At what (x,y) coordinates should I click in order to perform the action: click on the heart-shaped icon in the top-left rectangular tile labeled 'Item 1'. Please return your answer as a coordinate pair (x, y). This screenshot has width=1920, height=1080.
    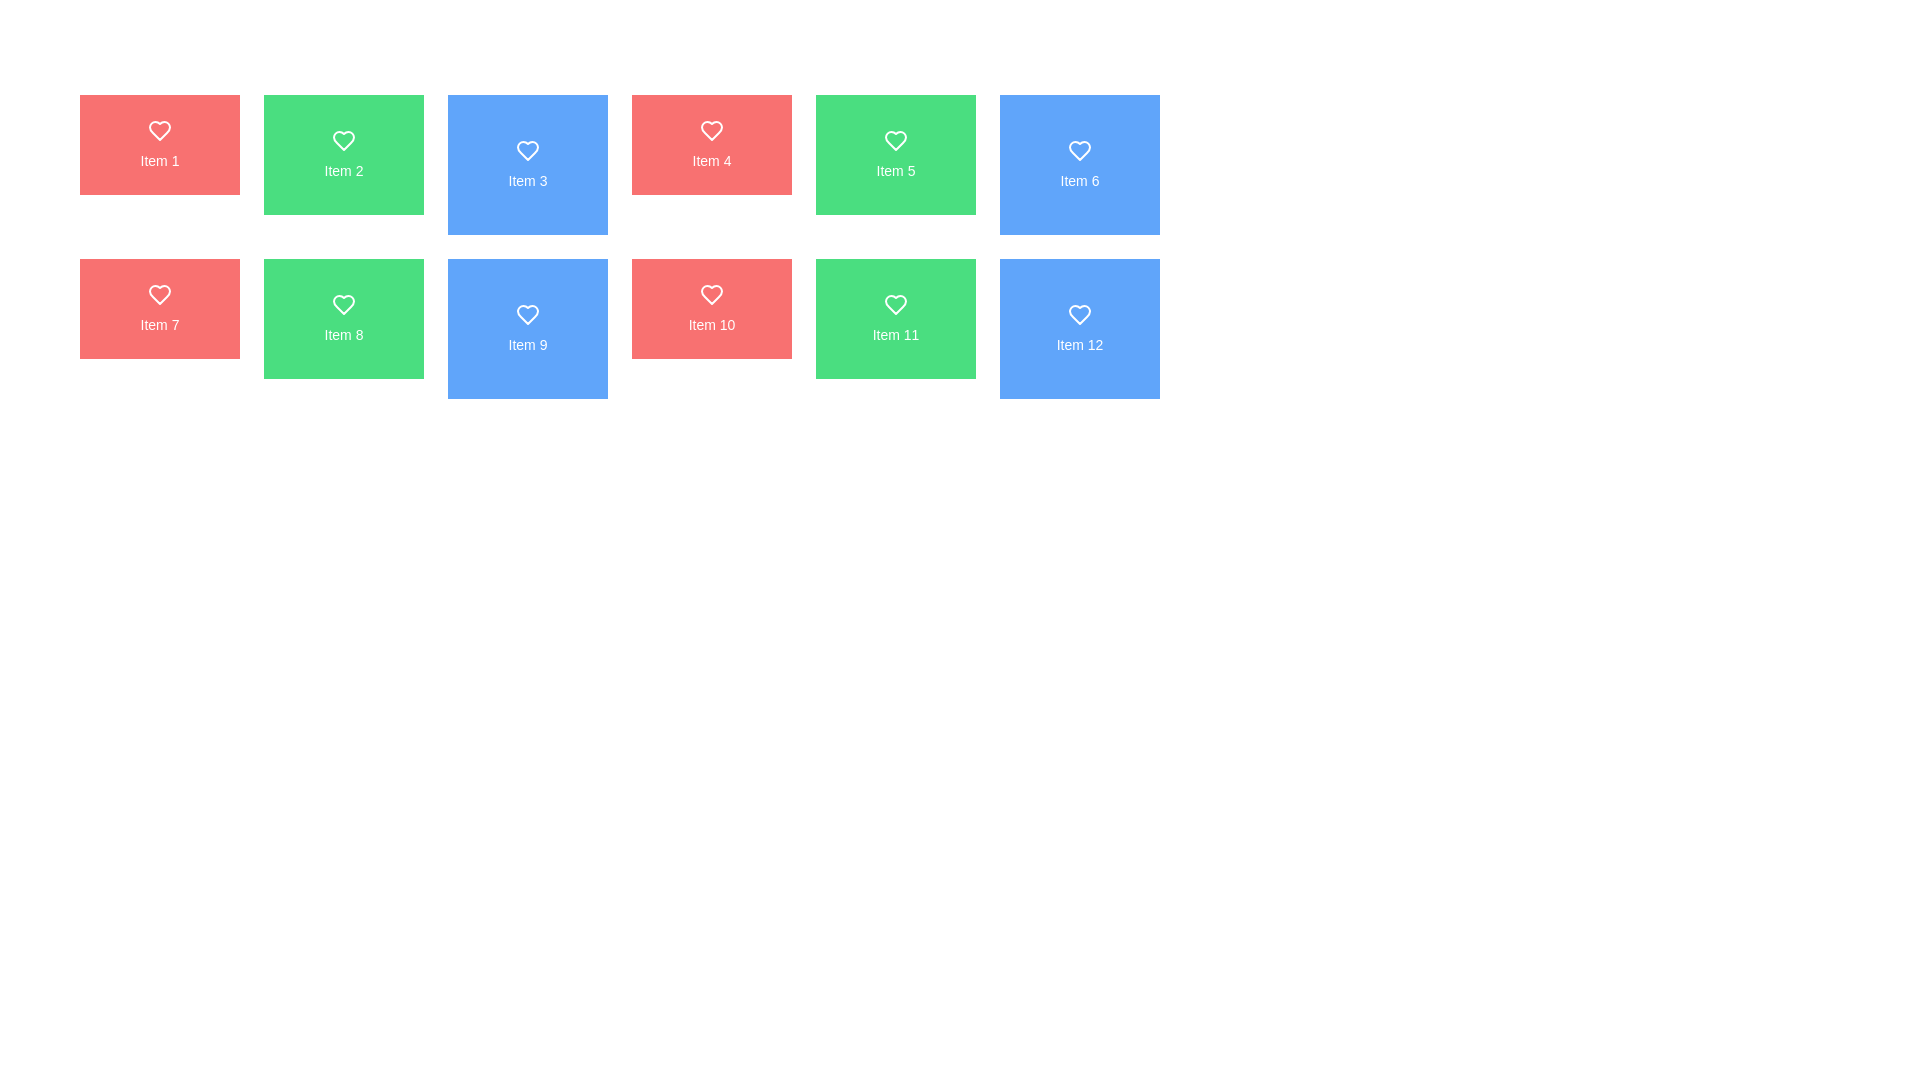
    Looking at the image, I should click on (158, 131).